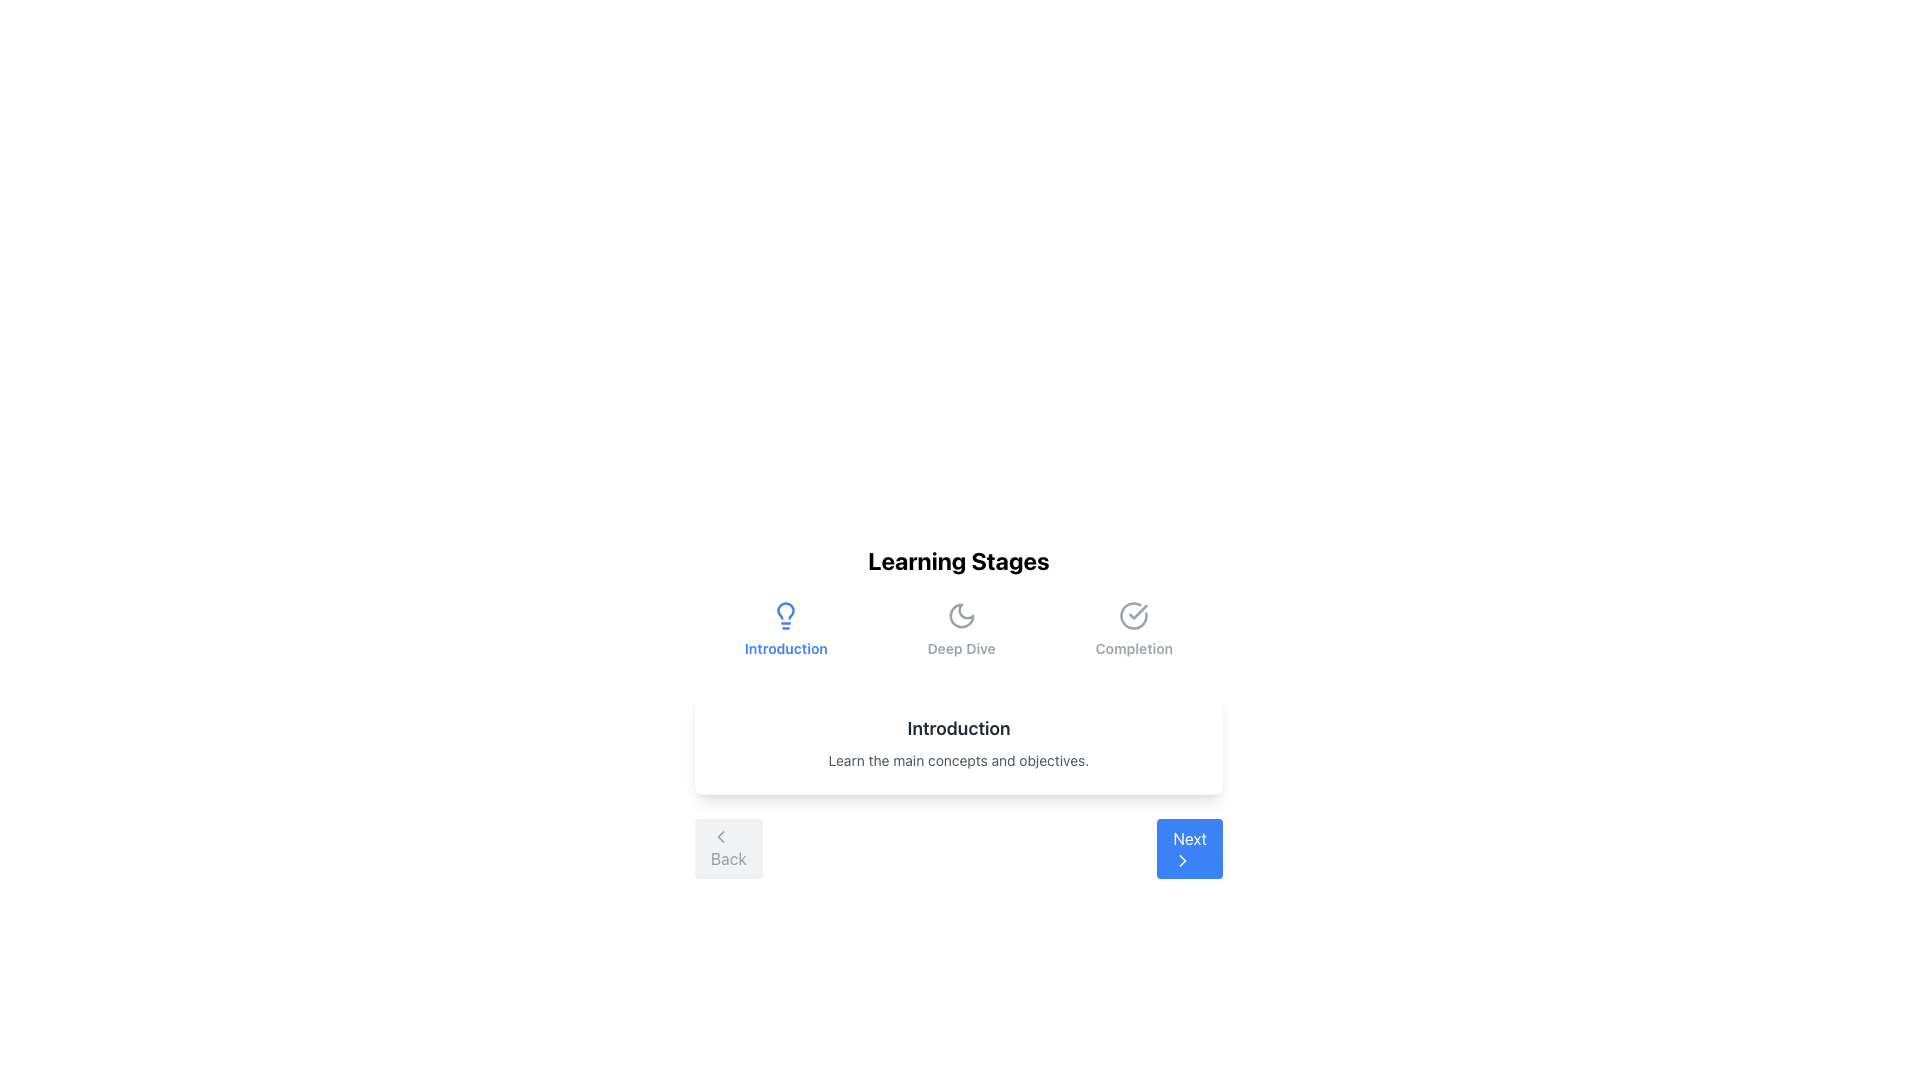 The width and height of the screenshot is (1920, 1080). Describe the element at coordinates (785, 648) in the screenshot. I see `the 'Introduction' label, which is styled in a small, bold font with blue color and is located below a lightbulb icon in a group of three items` at that location.